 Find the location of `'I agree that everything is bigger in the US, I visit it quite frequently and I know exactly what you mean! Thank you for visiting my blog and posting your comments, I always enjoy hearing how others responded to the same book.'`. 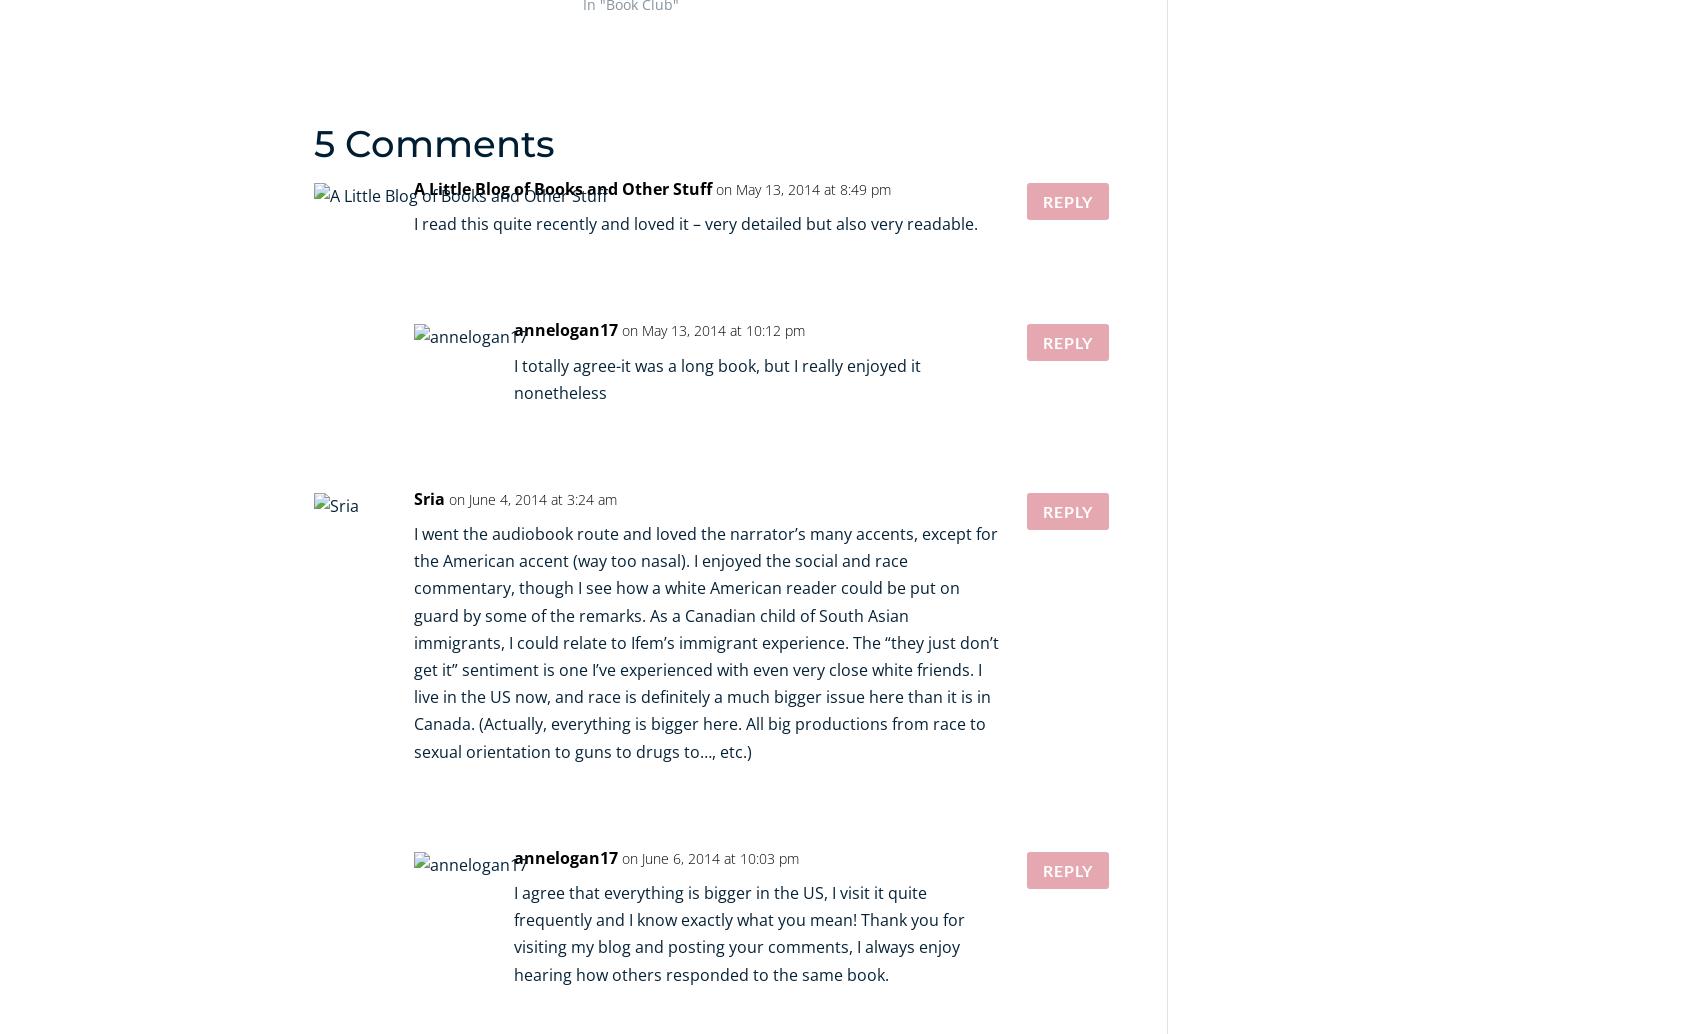

'I agree that everything is bigger in the US, I visit it quite frequently and I know exactly what you mean! Thank you for visiting my blog and posting your comments, I always enjoy hearing how others responded to the same book.' is located at coordinates (512, 931).